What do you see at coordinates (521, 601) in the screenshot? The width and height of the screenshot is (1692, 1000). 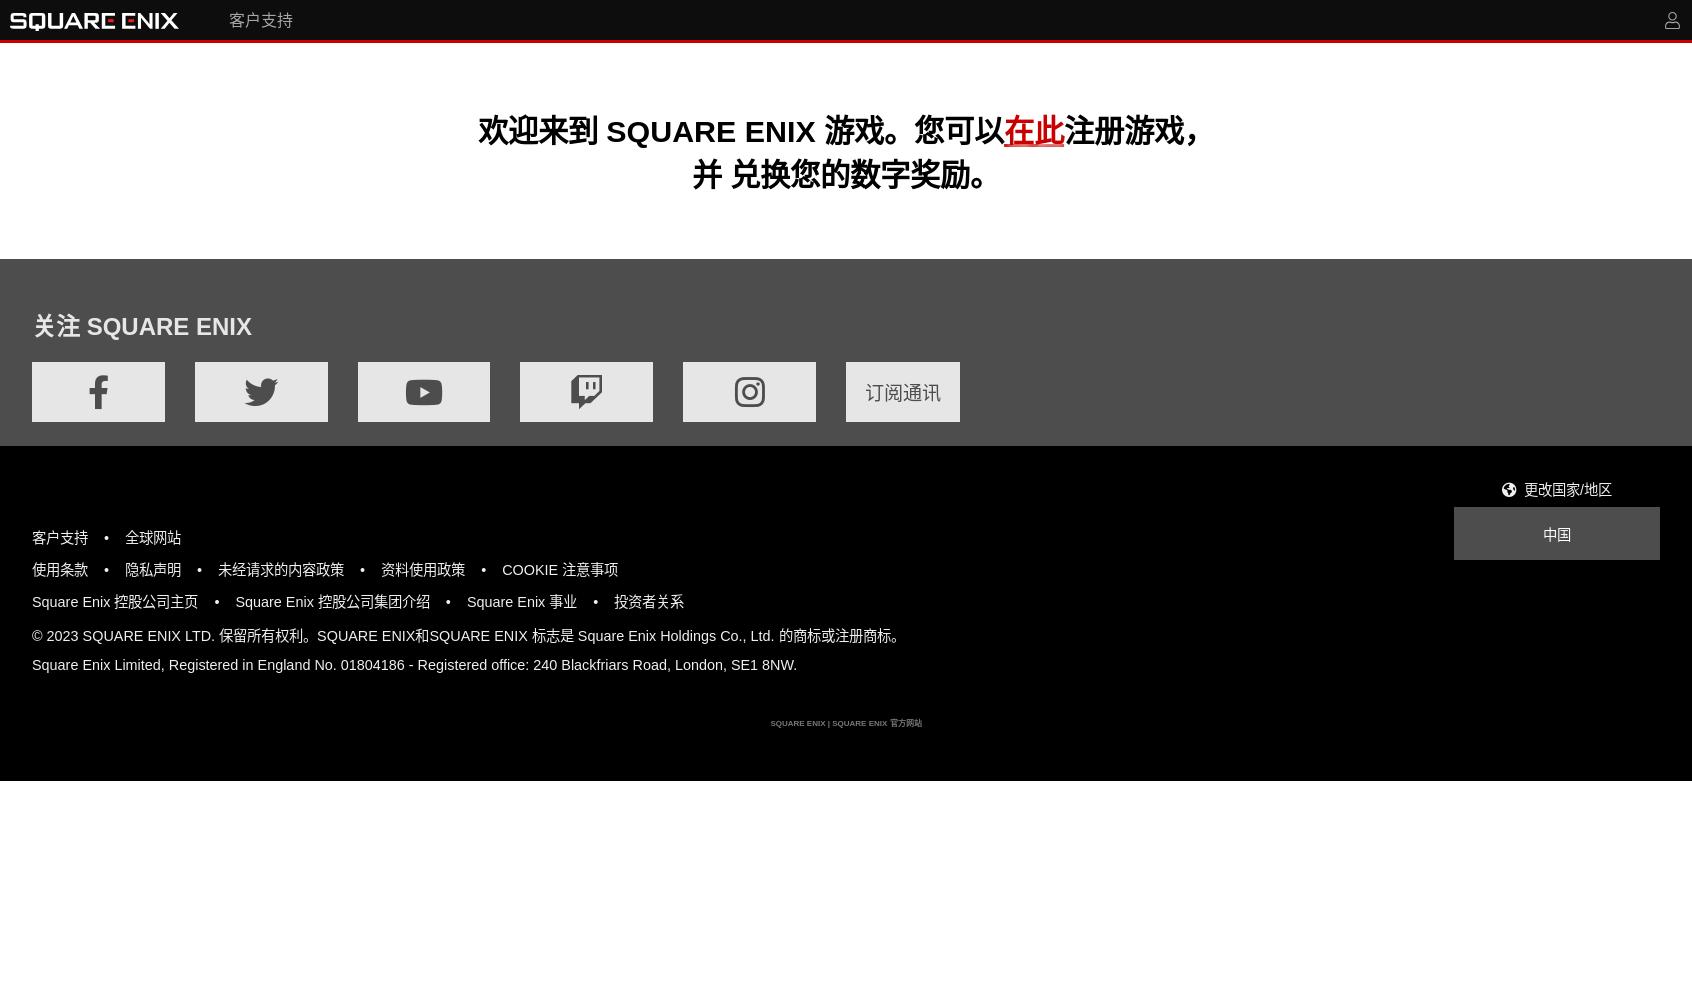 I see `'Square Enix 事业'` at bounding box center [521, 601].